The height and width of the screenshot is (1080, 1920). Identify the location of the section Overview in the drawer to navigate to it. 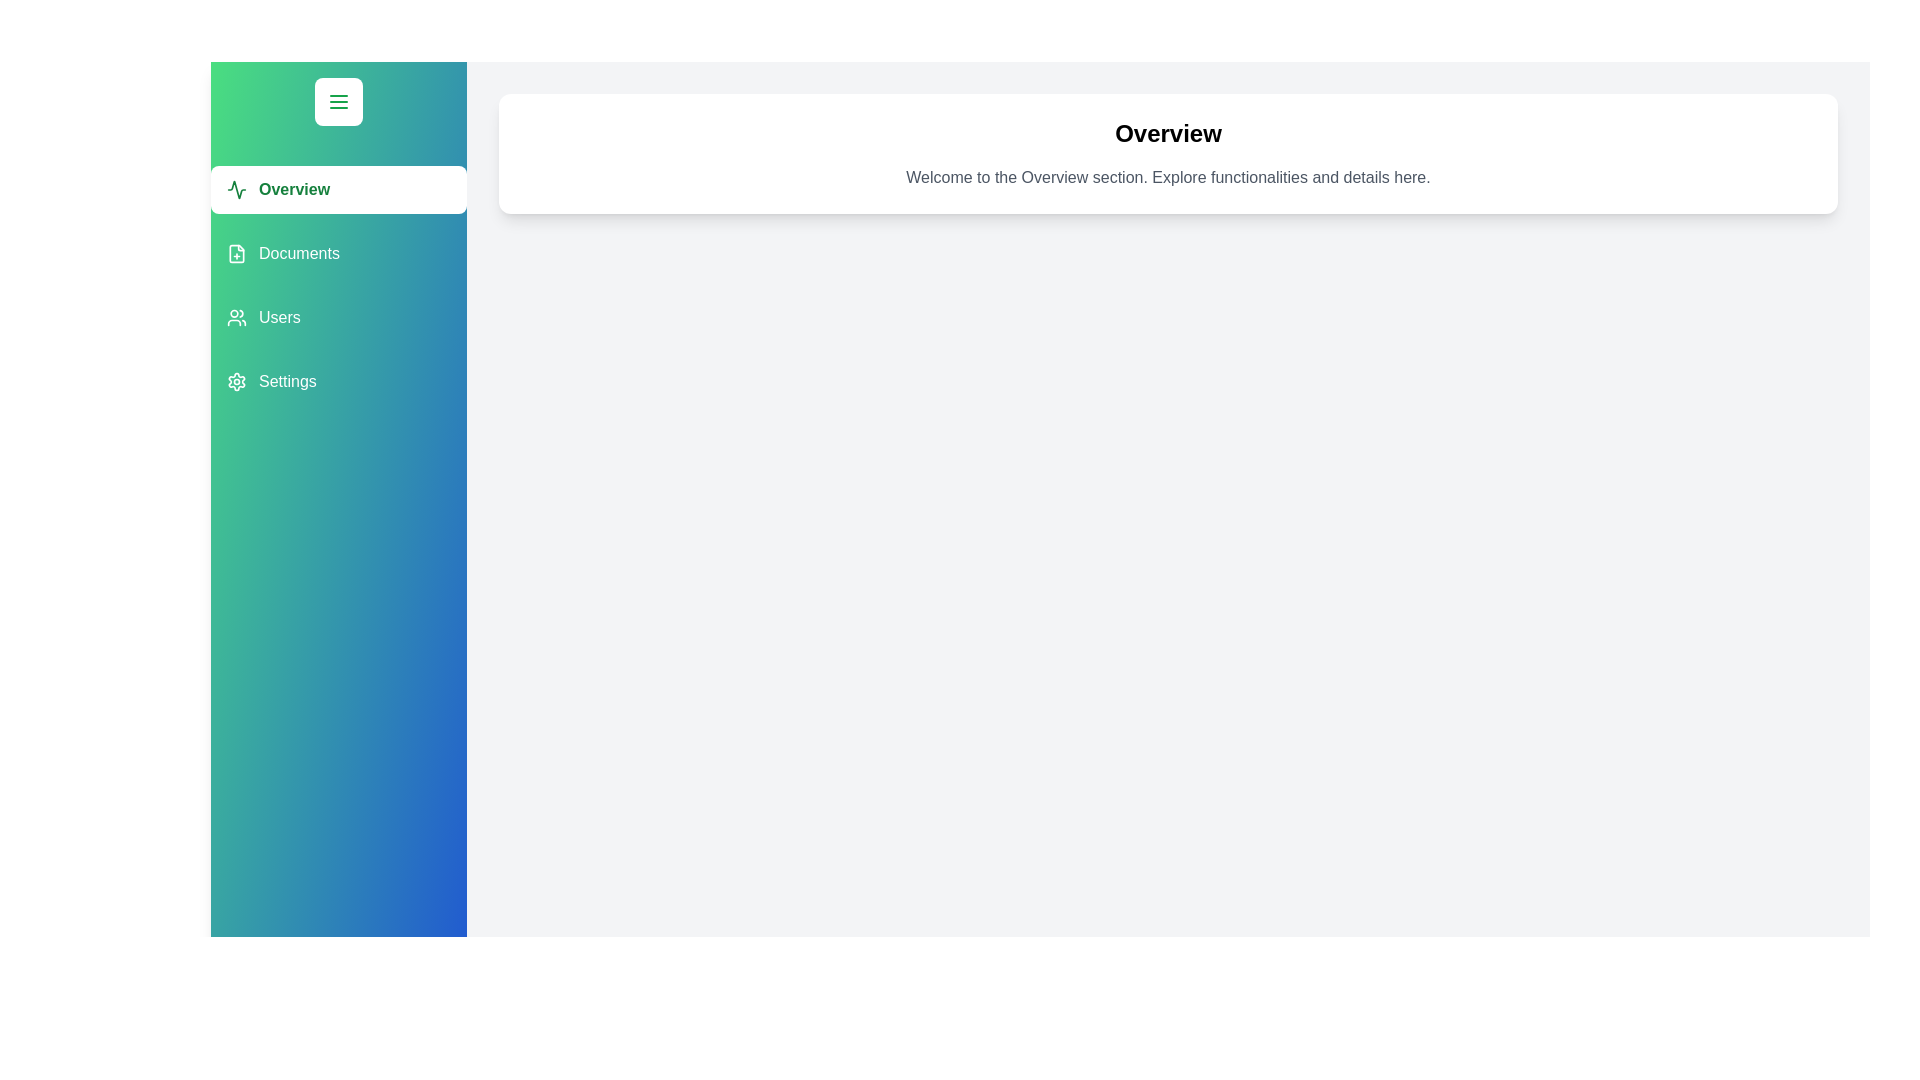
(339, 189).